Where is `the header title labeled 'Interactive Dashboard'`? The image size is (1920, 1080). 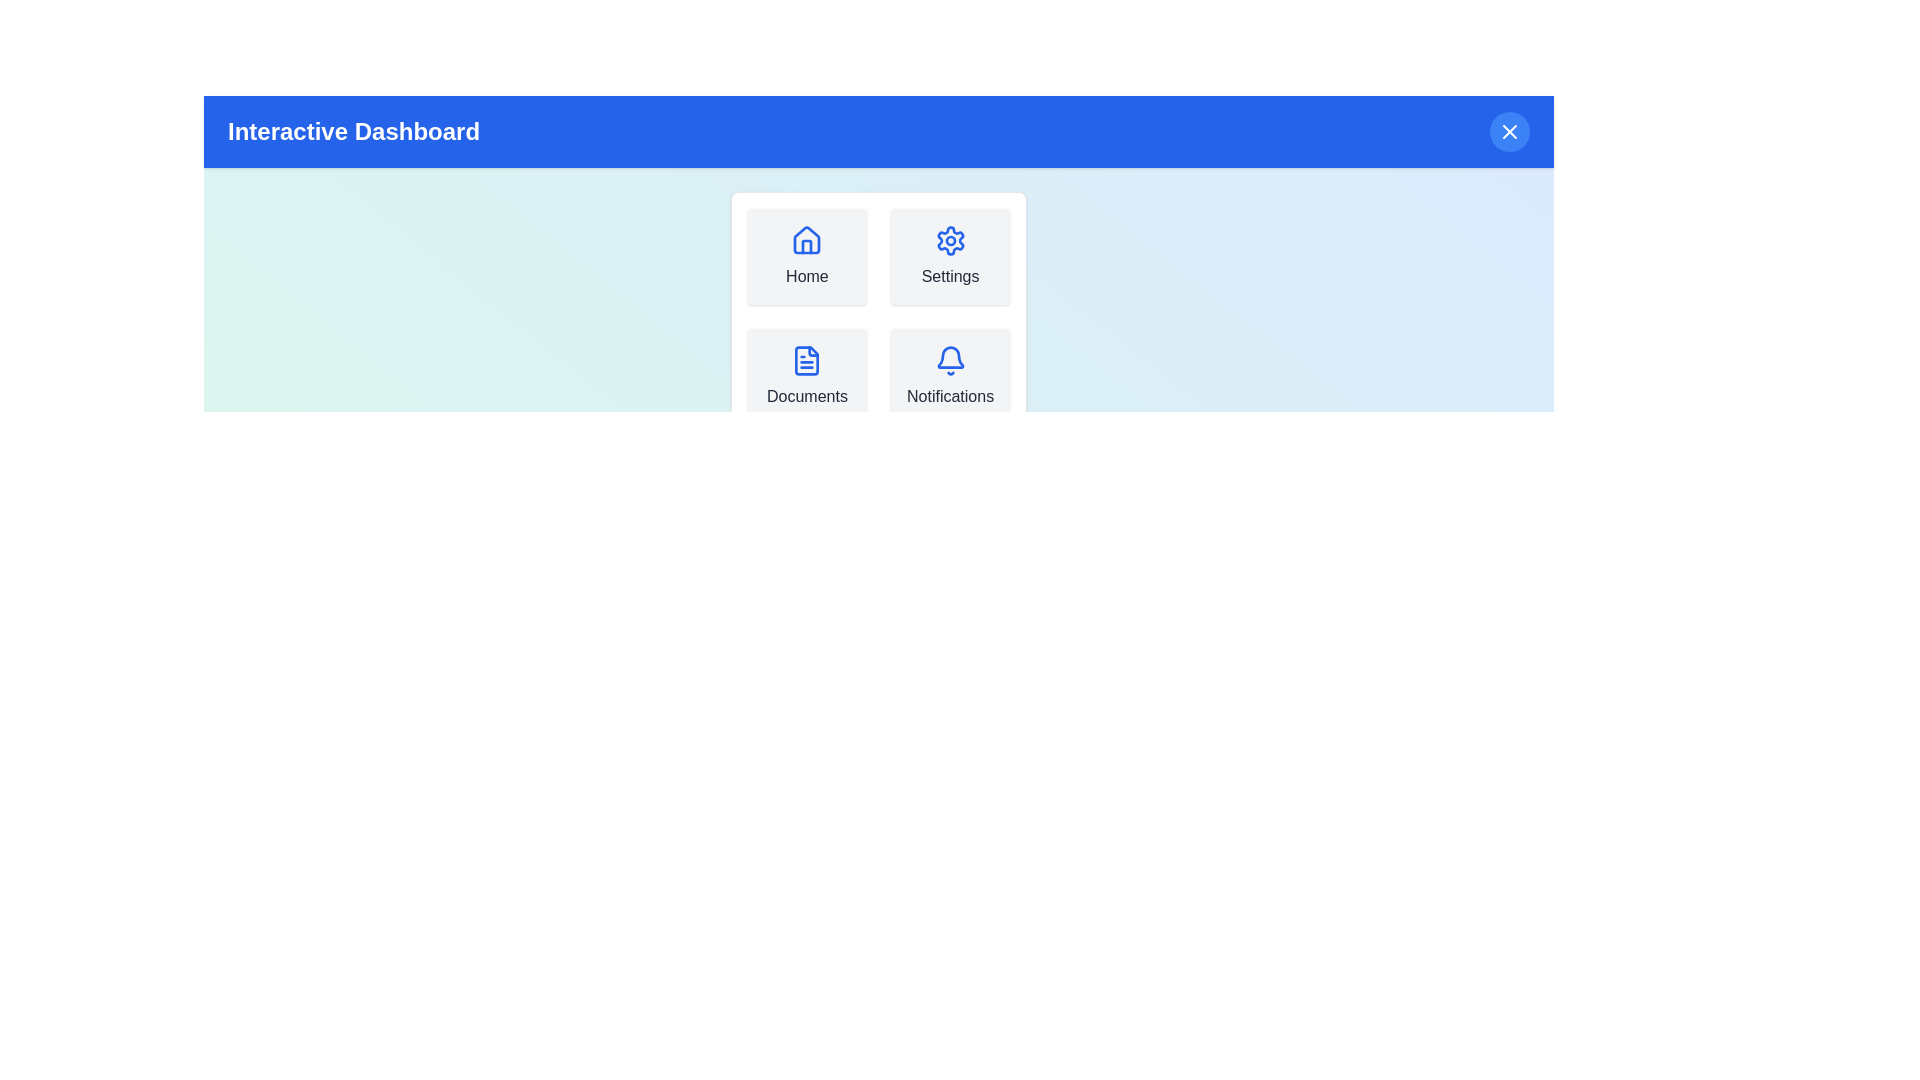 the header title labeled 'Interactive Dashboard' is located at coordinates (354, 131).